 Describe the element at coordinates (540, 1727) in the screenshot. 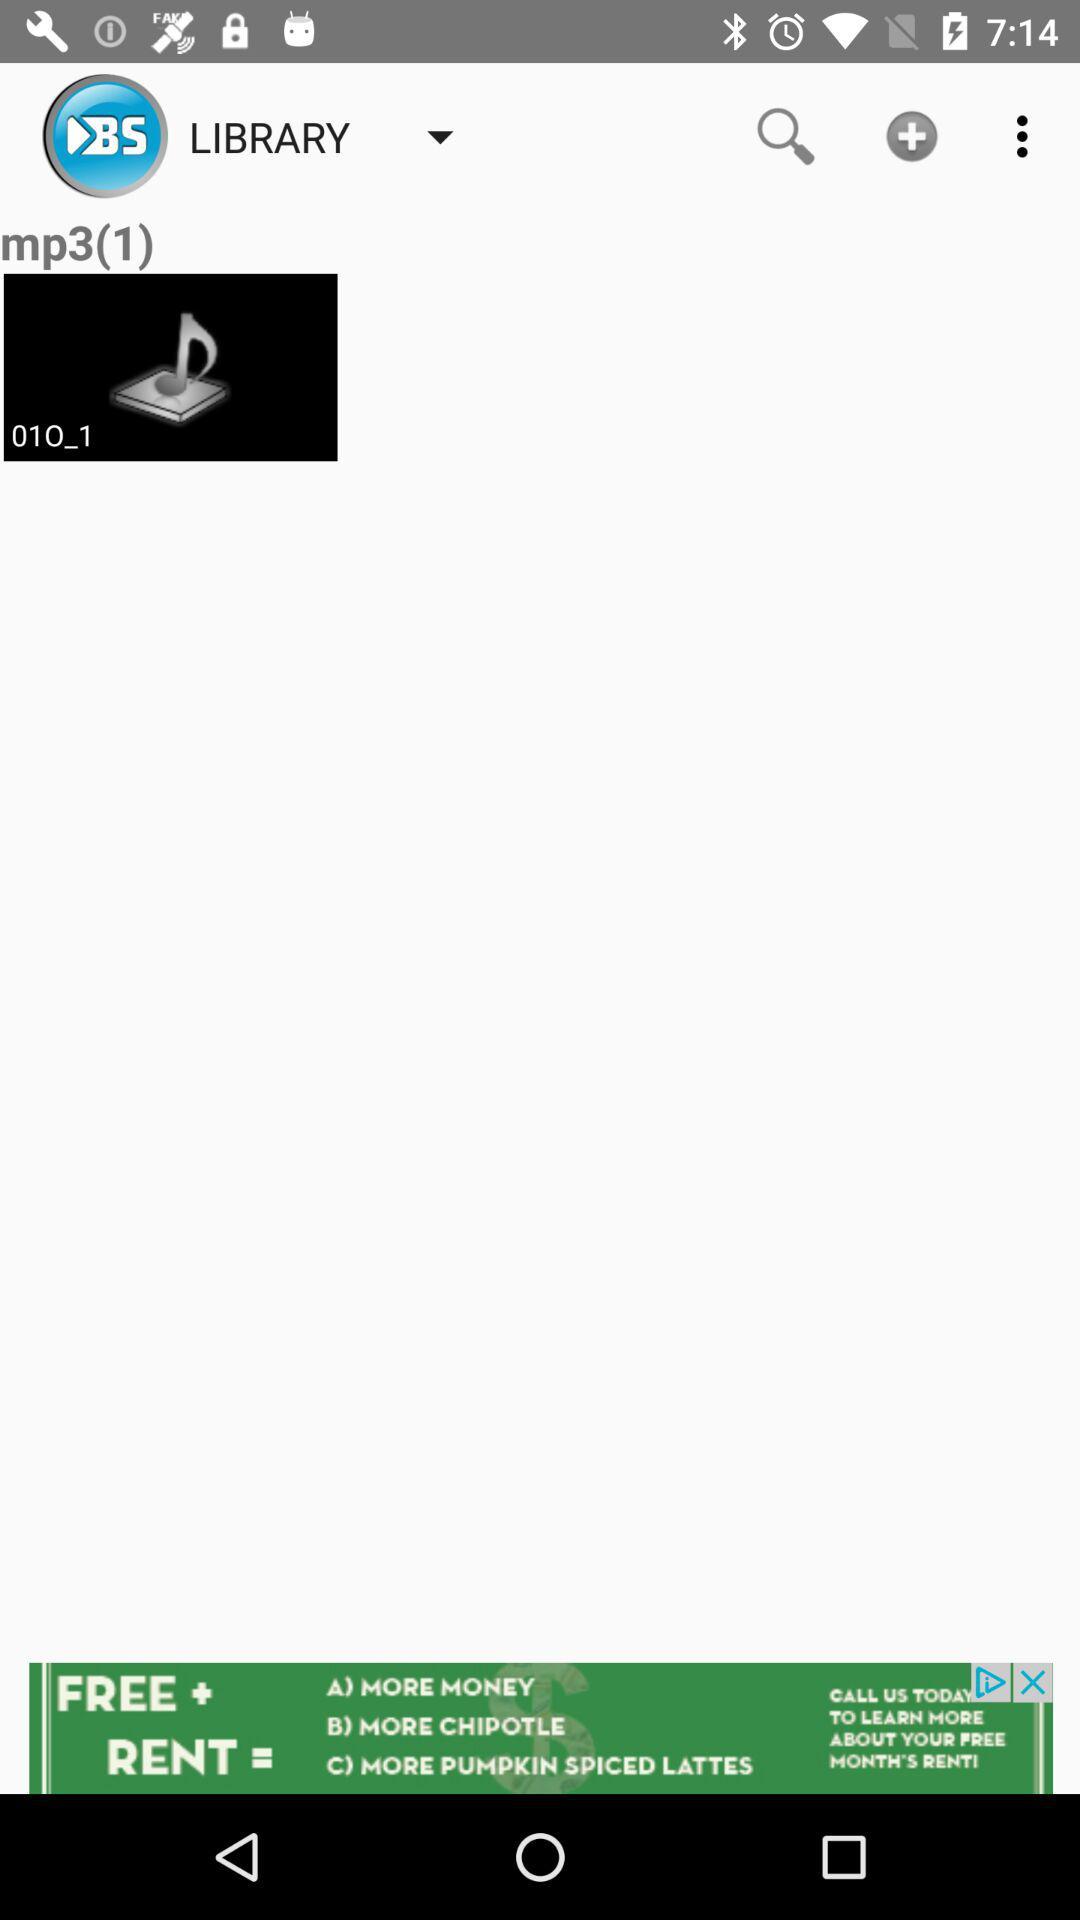

I see `advertisement` at that location.